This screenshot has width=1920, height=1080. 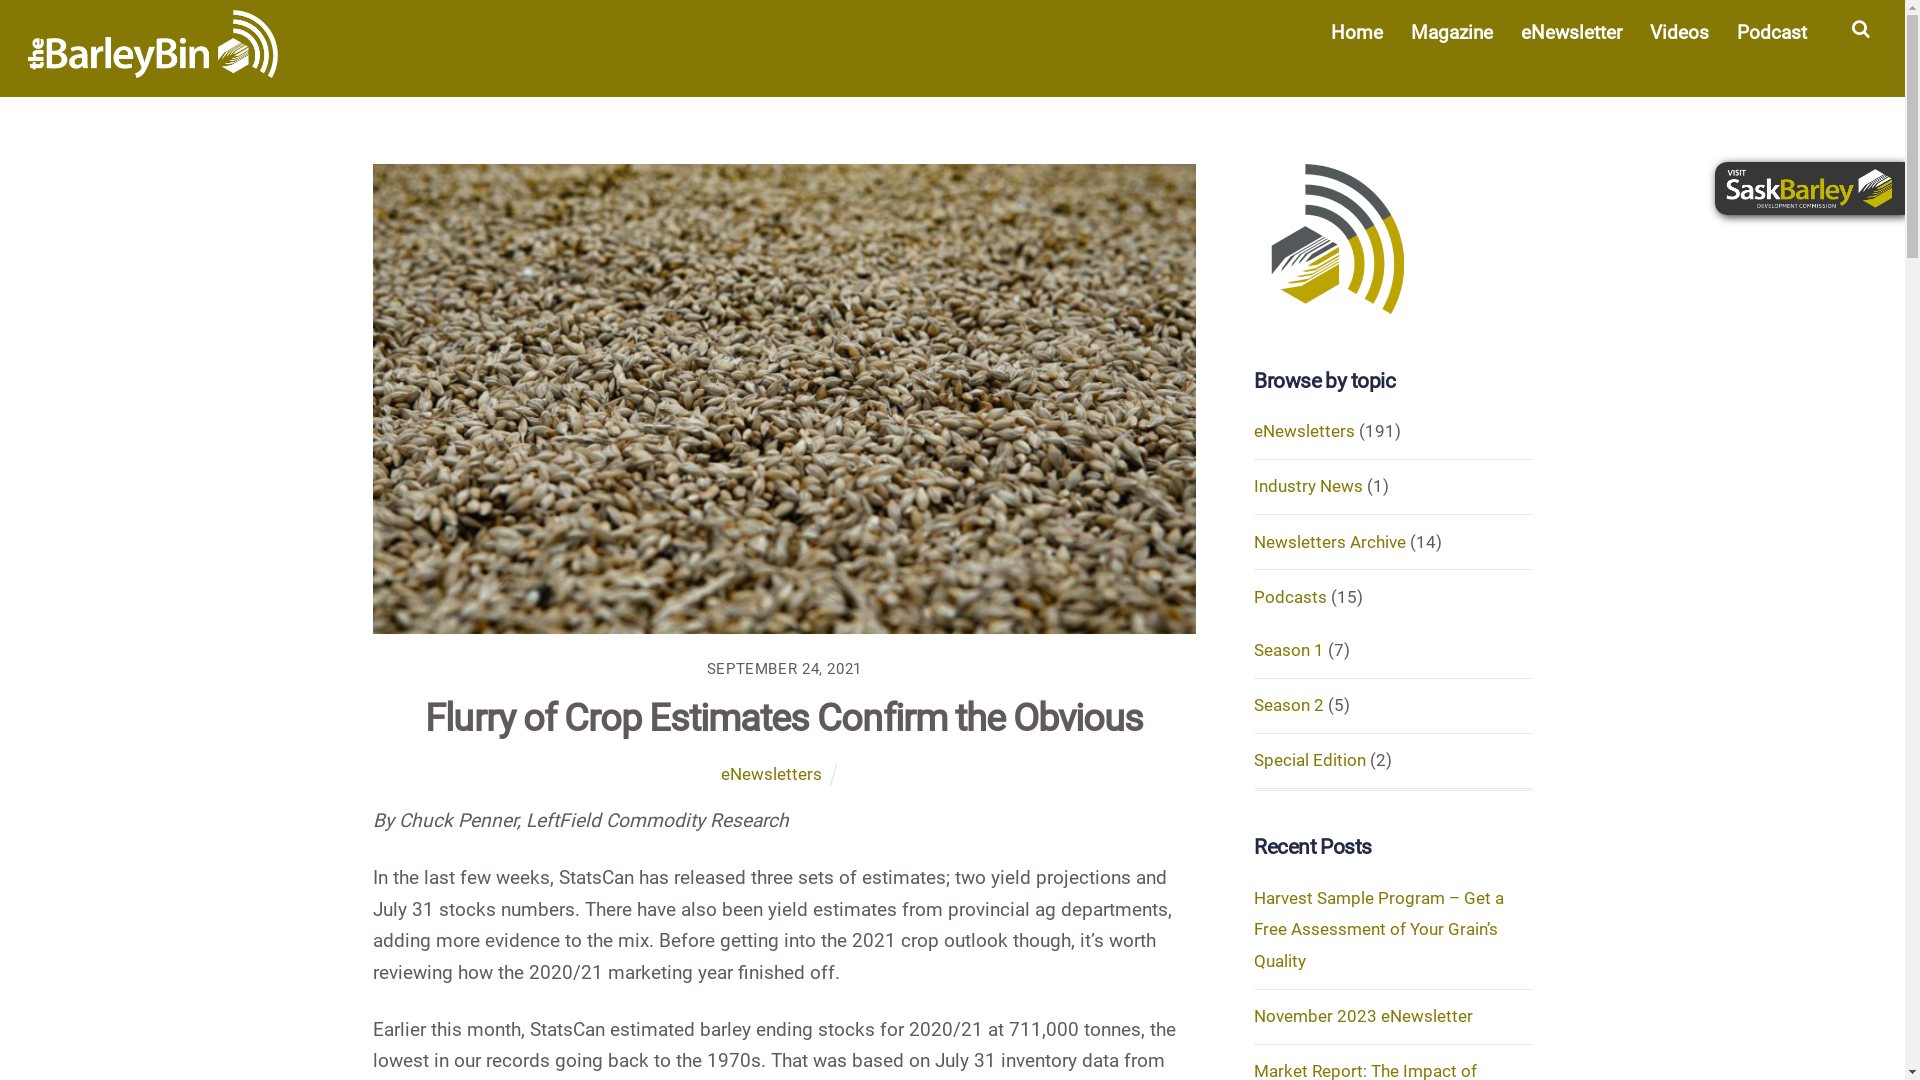 I want to click on 'eNewsletters', so click(x=770, y=773).